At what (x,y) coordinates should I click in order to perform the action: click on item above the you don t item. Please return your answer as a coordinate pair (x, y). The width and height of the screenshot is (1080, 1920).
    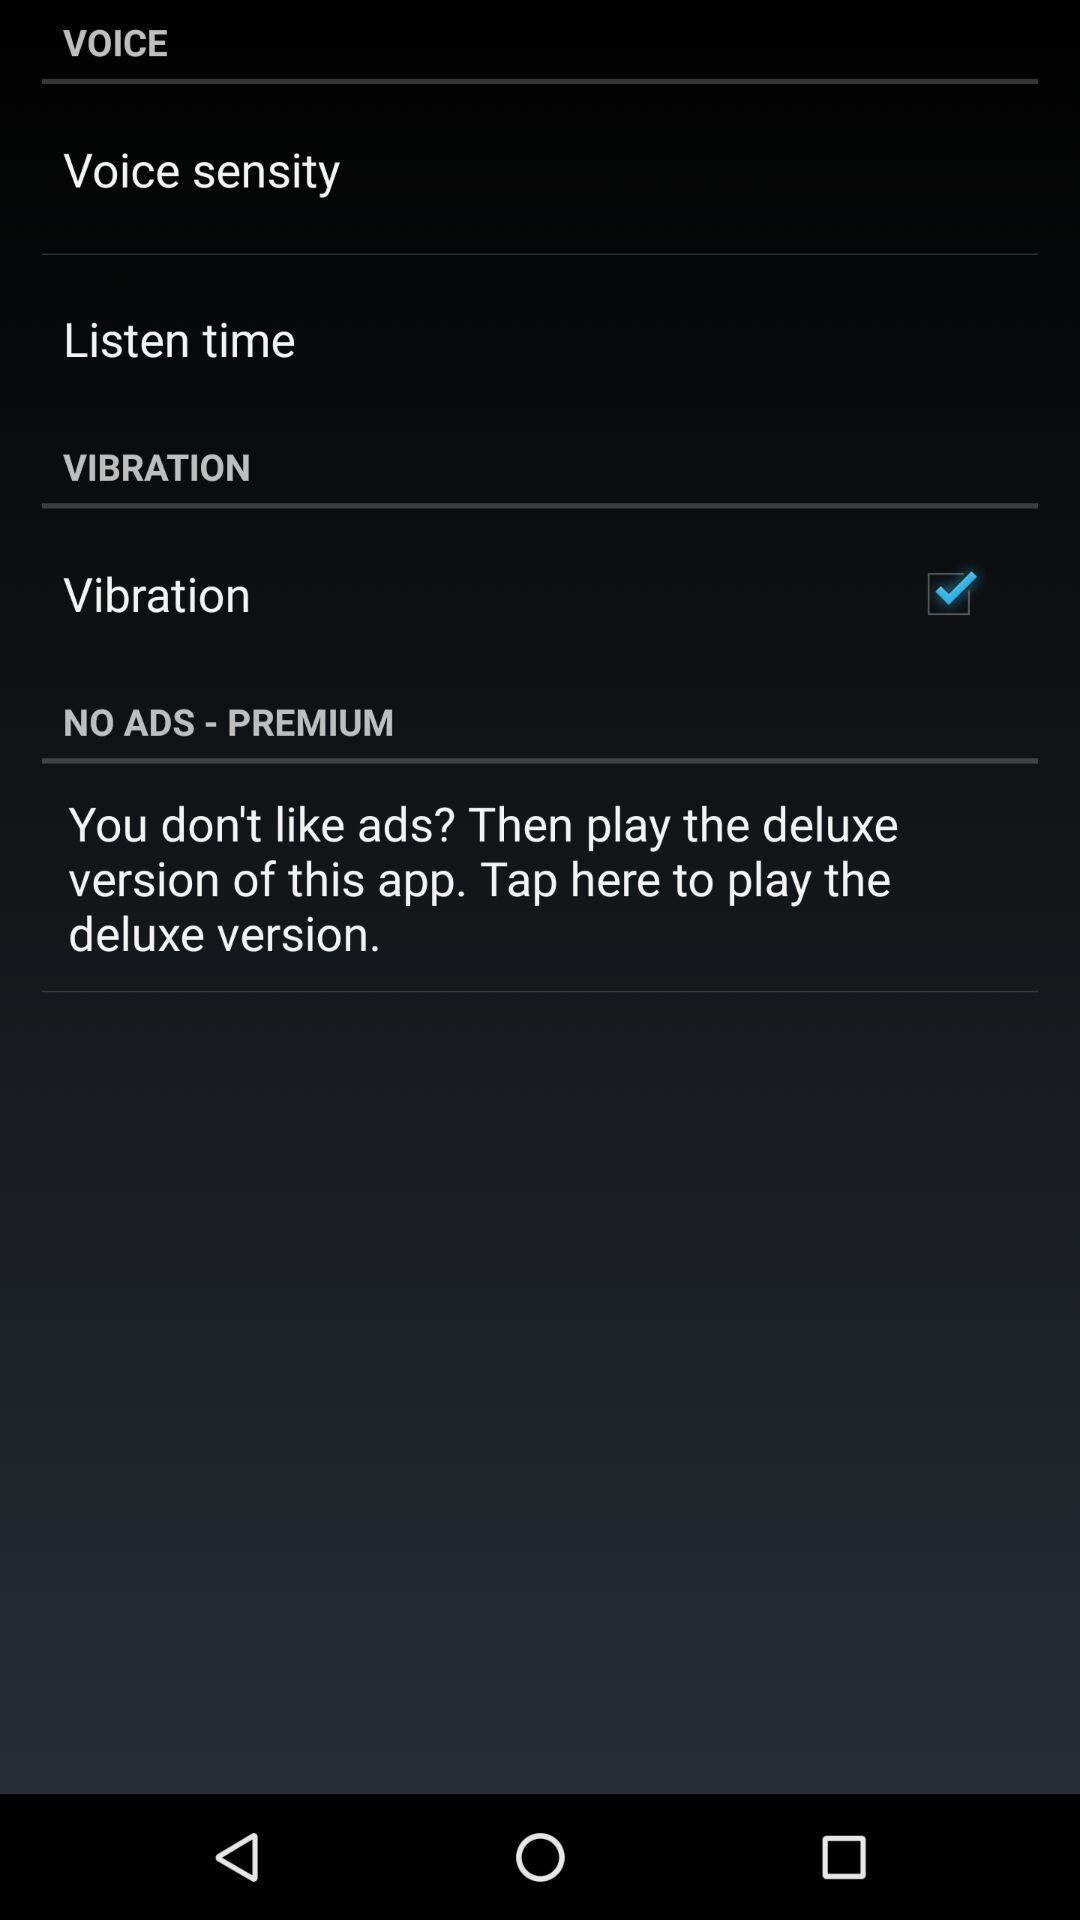
    Looking at the image, I should click on (540, 720).